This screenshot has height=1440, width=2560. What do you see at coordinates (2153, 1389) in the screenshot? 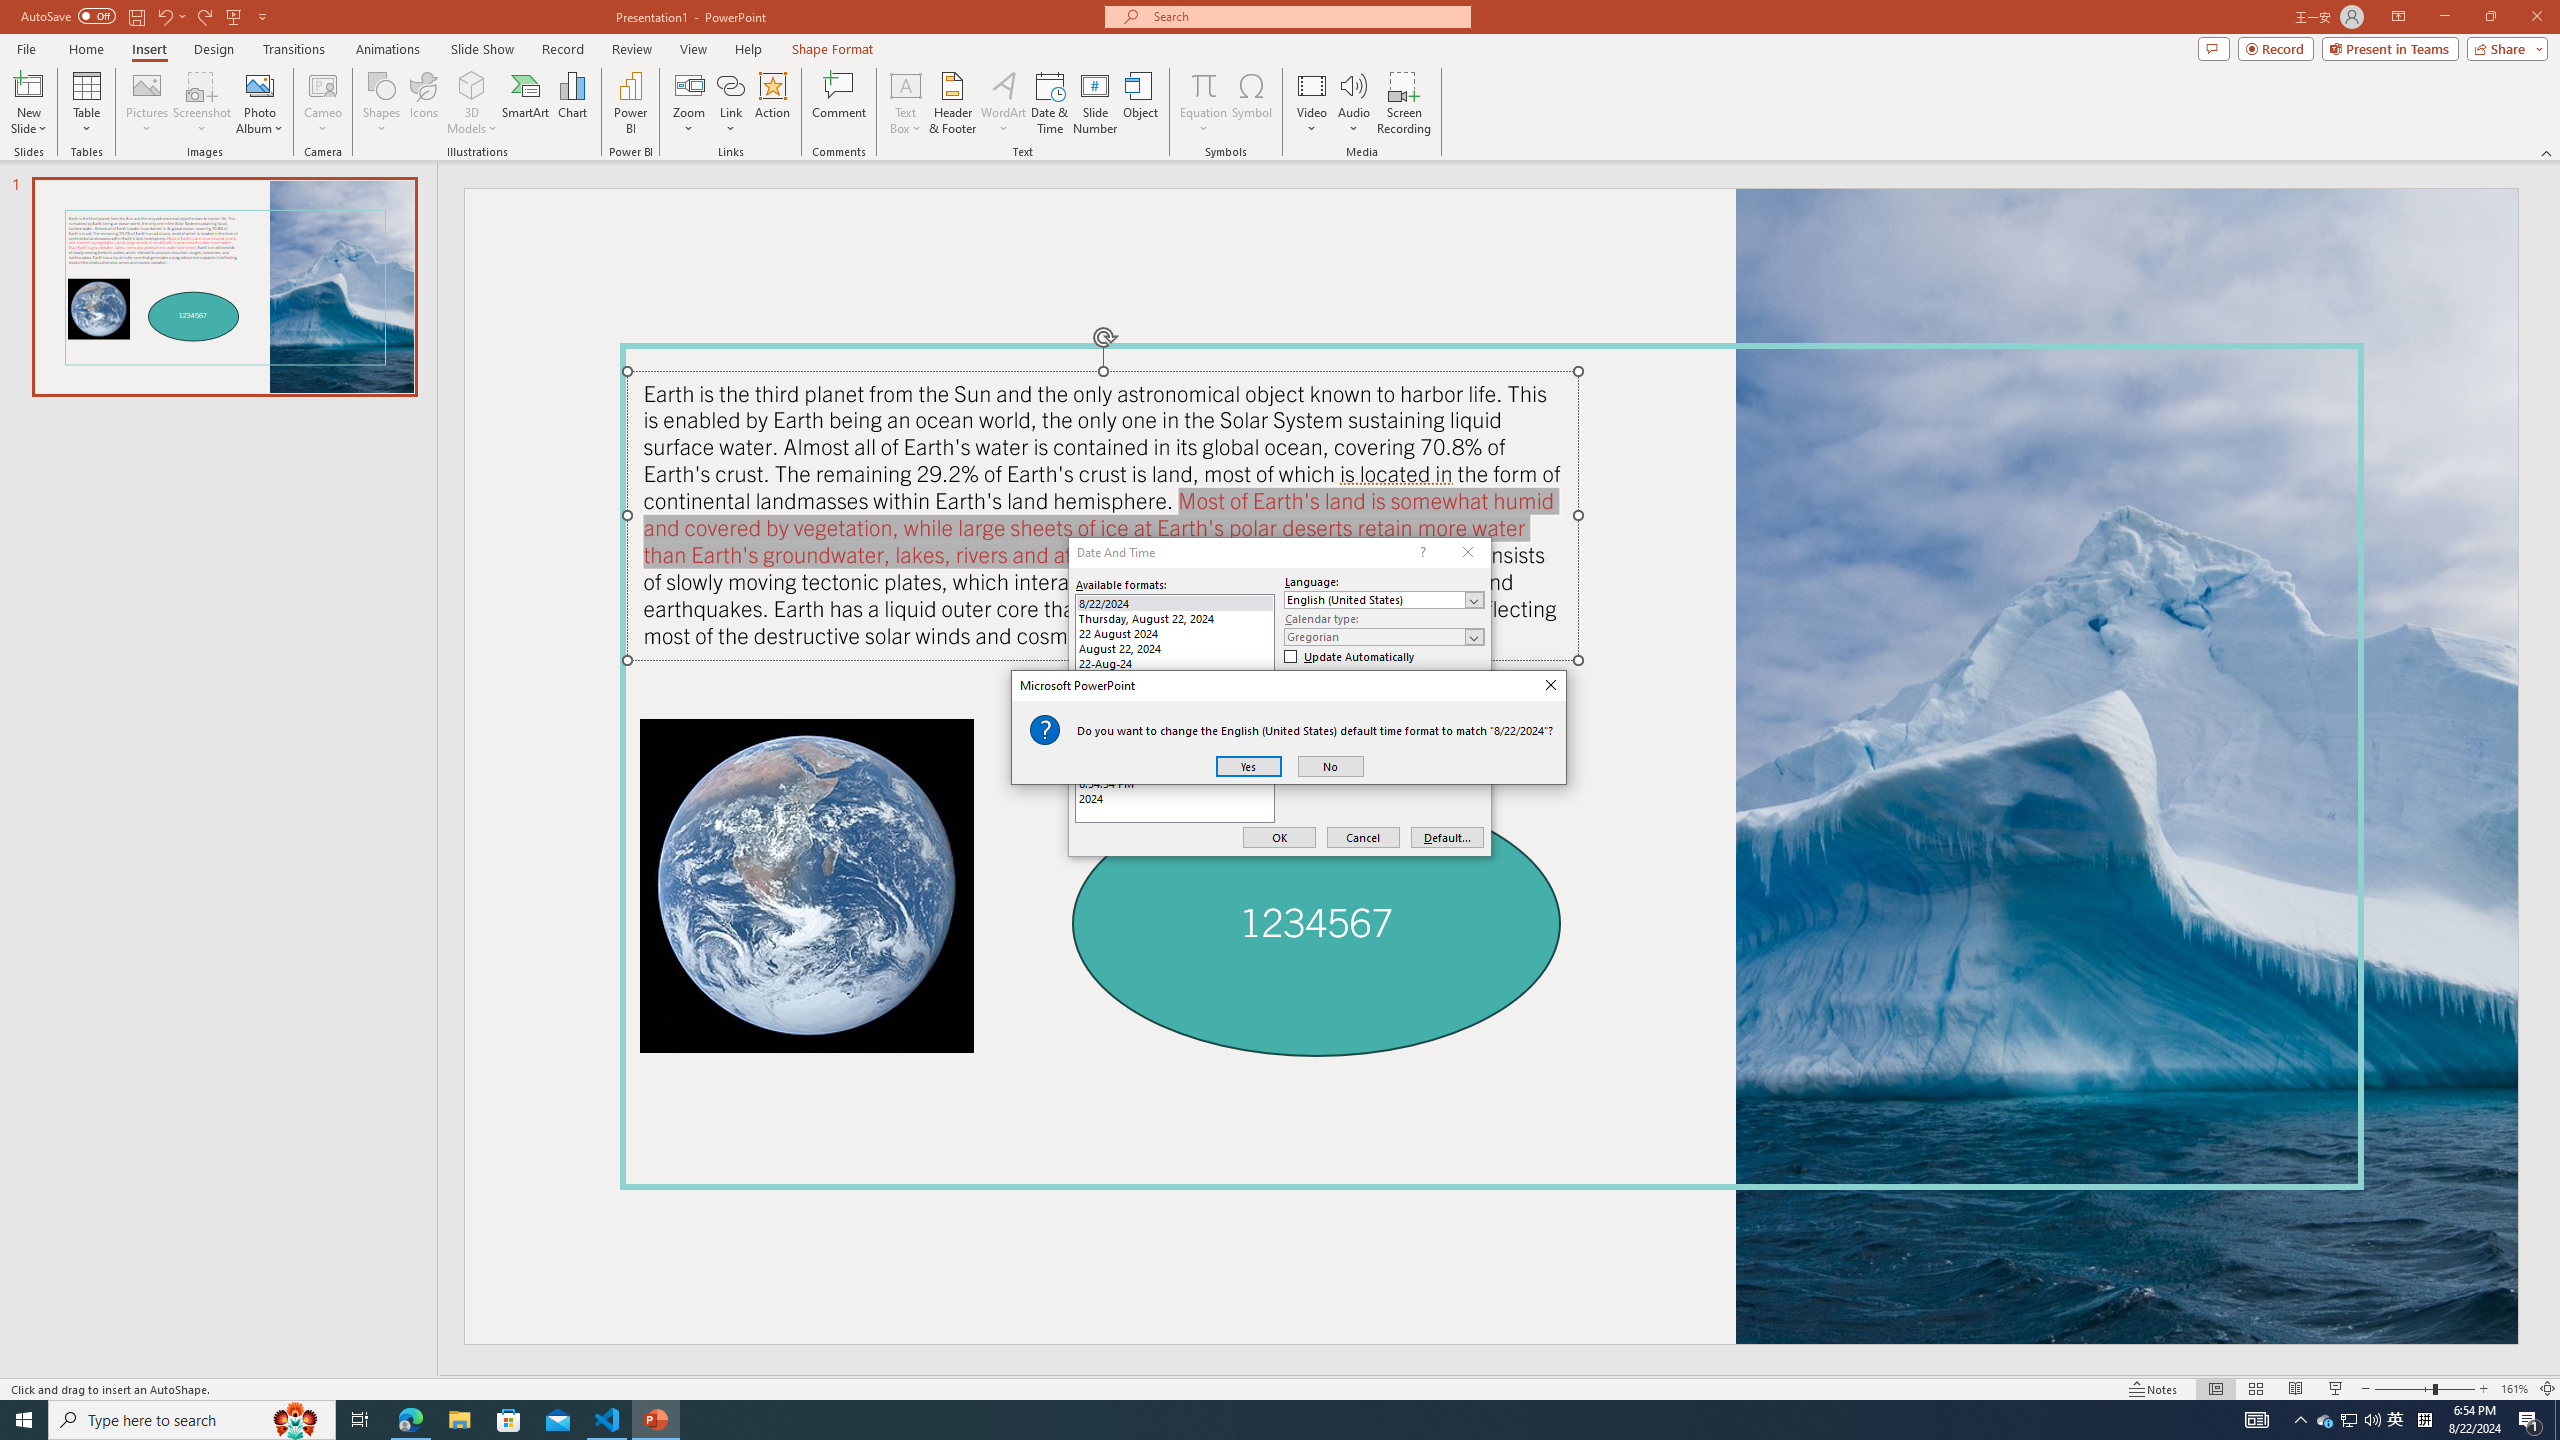
I see `'Notes '` at bounding box center [2153, 1389].